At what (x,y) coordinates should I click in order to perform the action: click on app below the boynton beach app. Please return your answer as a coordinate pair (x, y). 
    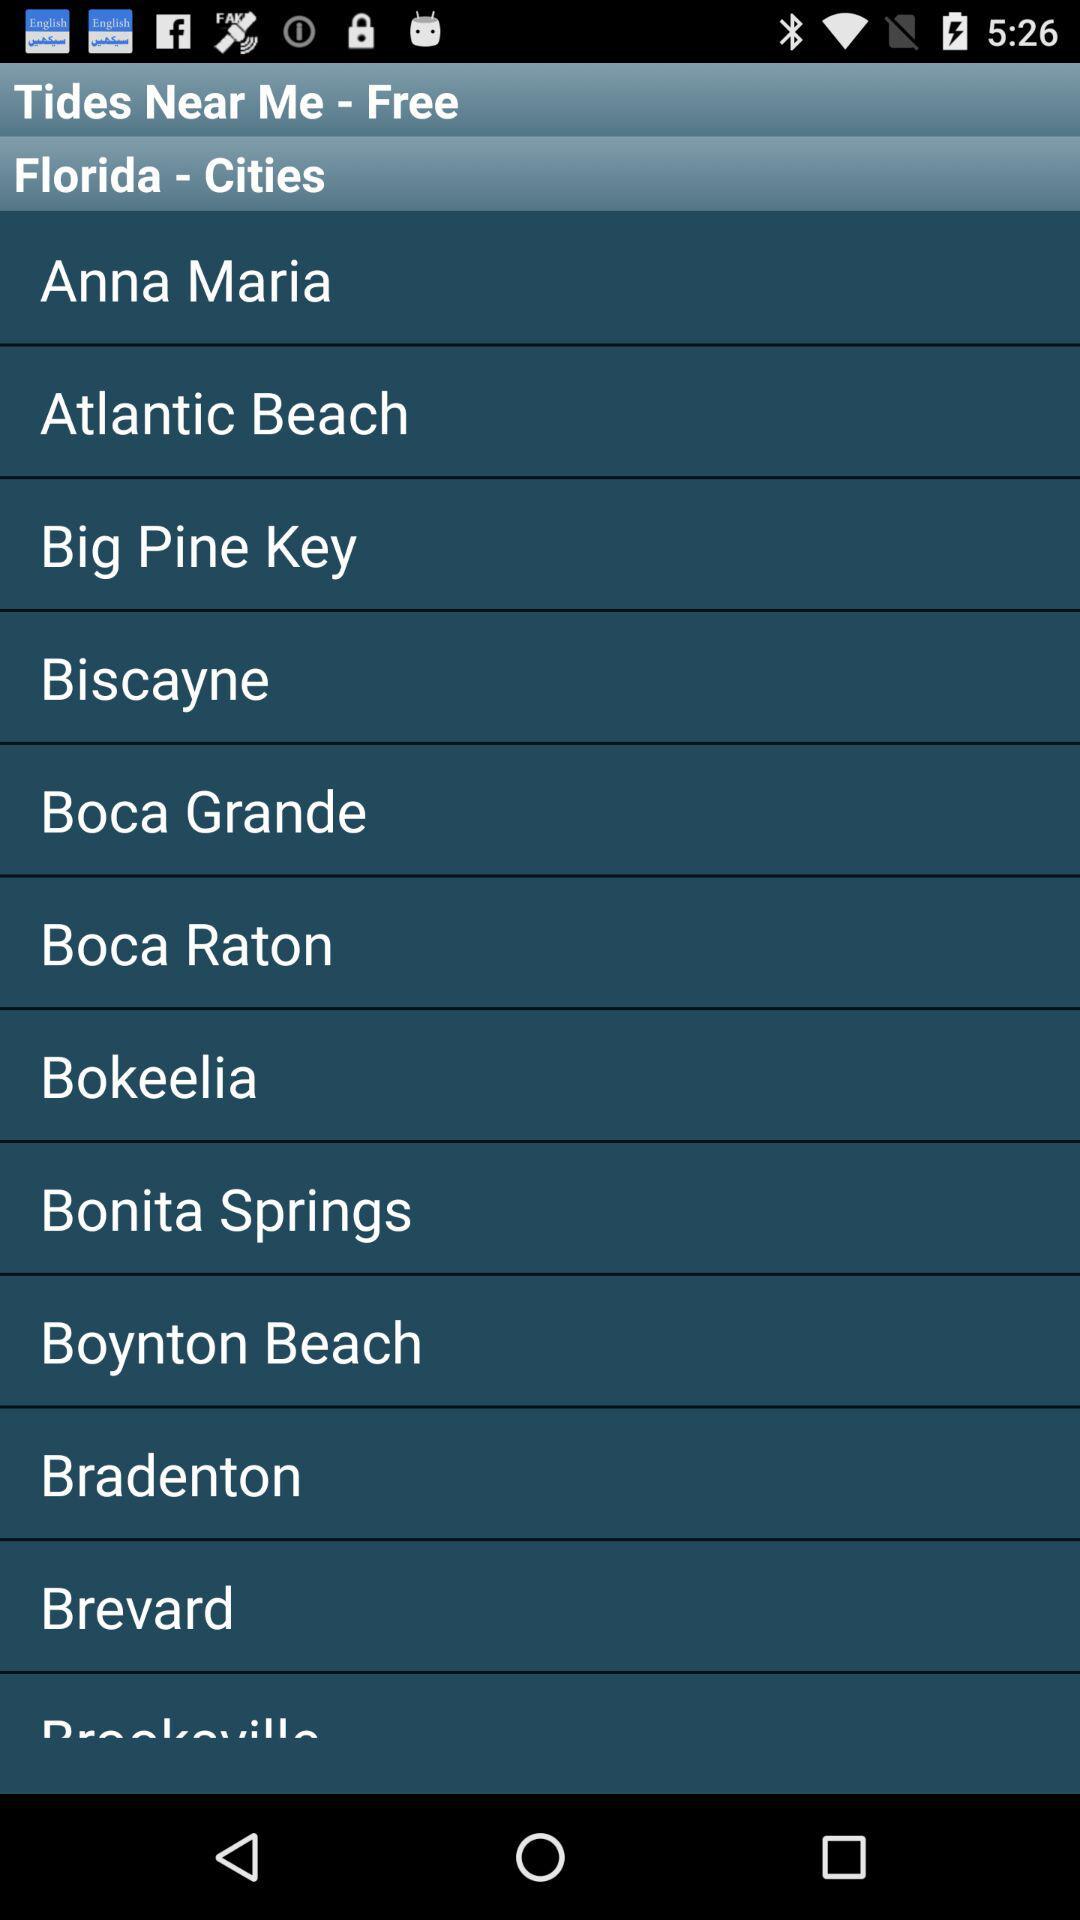
    Looking at the image, I should click on (540, 1473).